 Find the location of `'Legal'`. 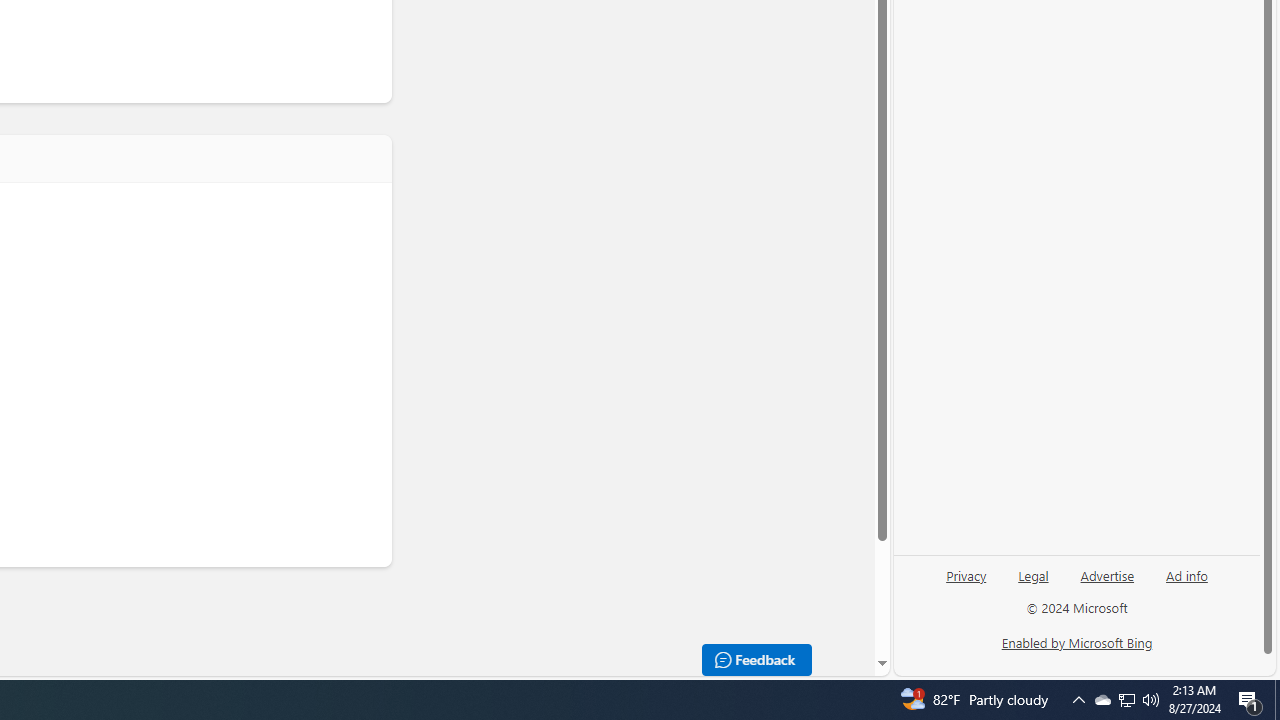

'Legal' is located at coordinates (1033, 574).